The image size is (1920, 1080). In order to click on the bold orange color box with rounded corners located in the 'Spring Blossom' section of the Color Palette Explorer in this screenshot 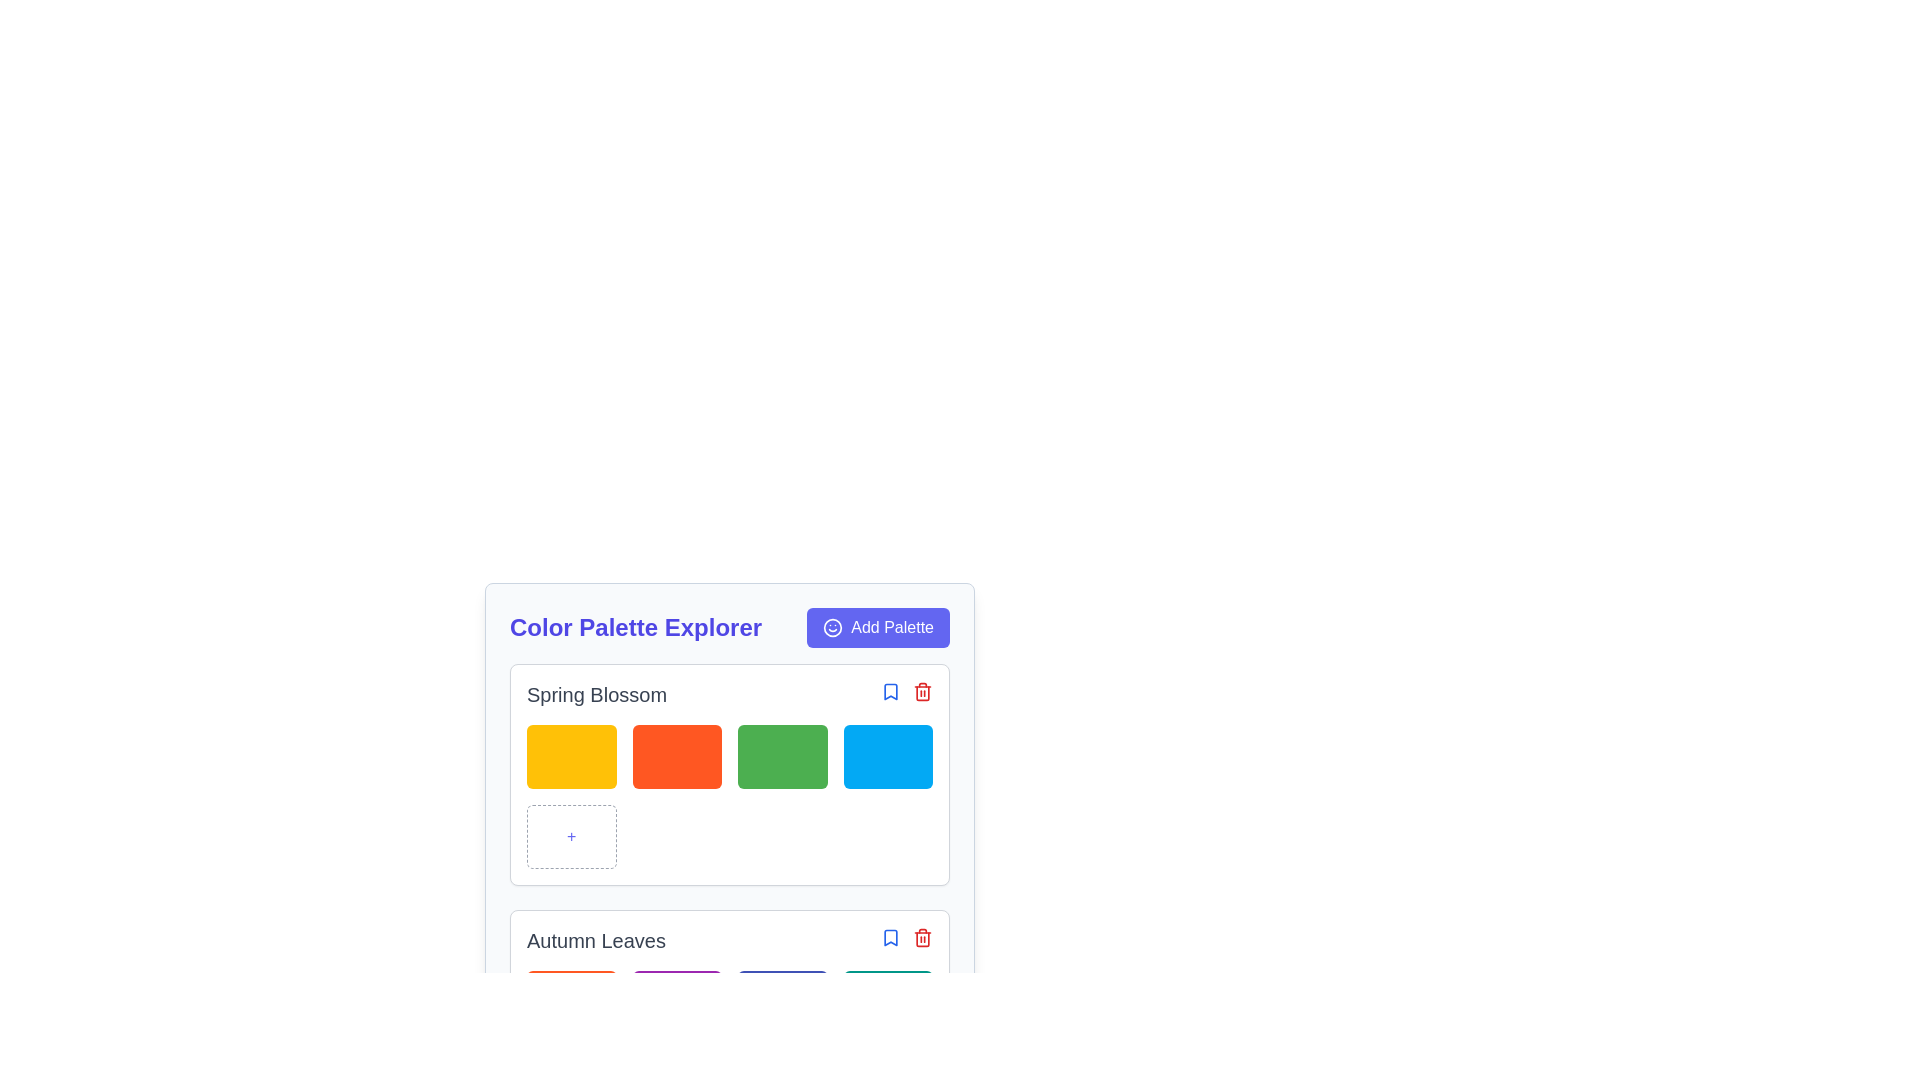, I will do `click(677, 756)`.